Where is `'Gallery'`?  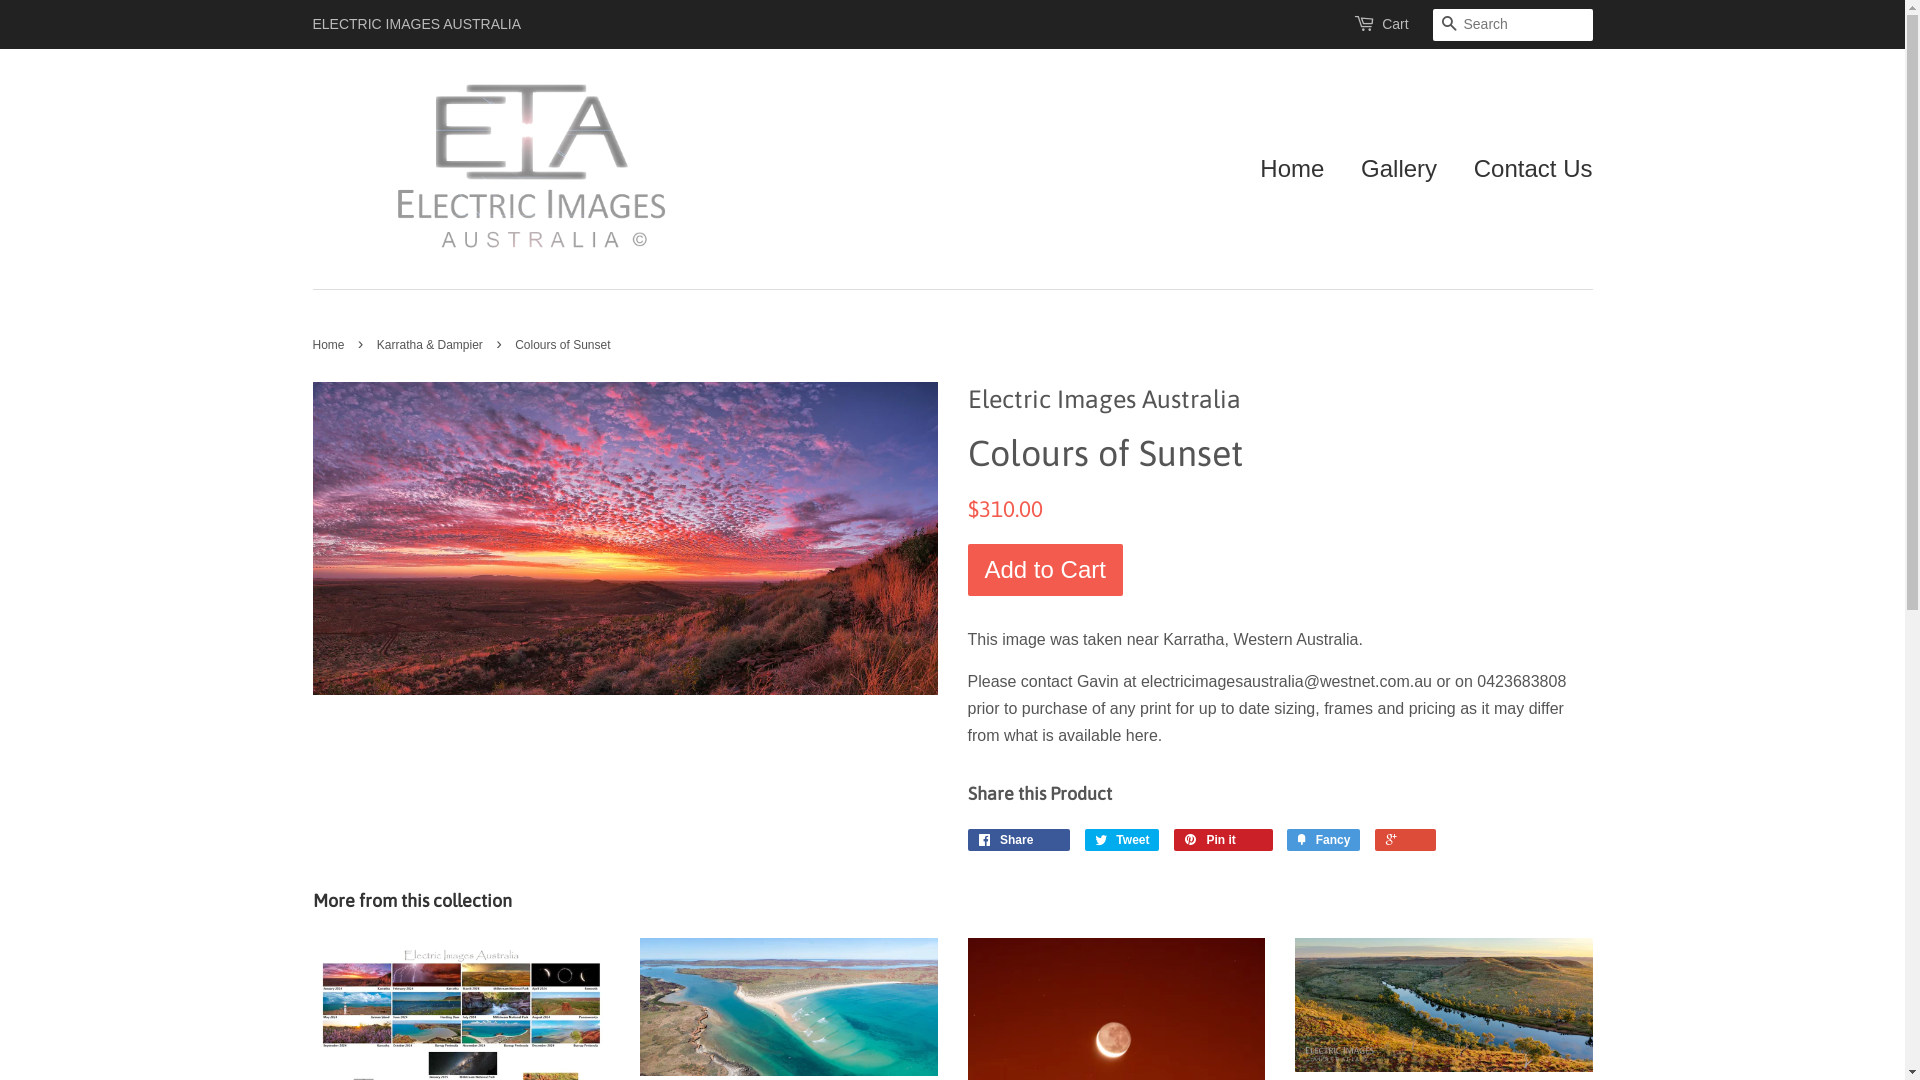 'Gallery' is located at coordinates (1397, 168).